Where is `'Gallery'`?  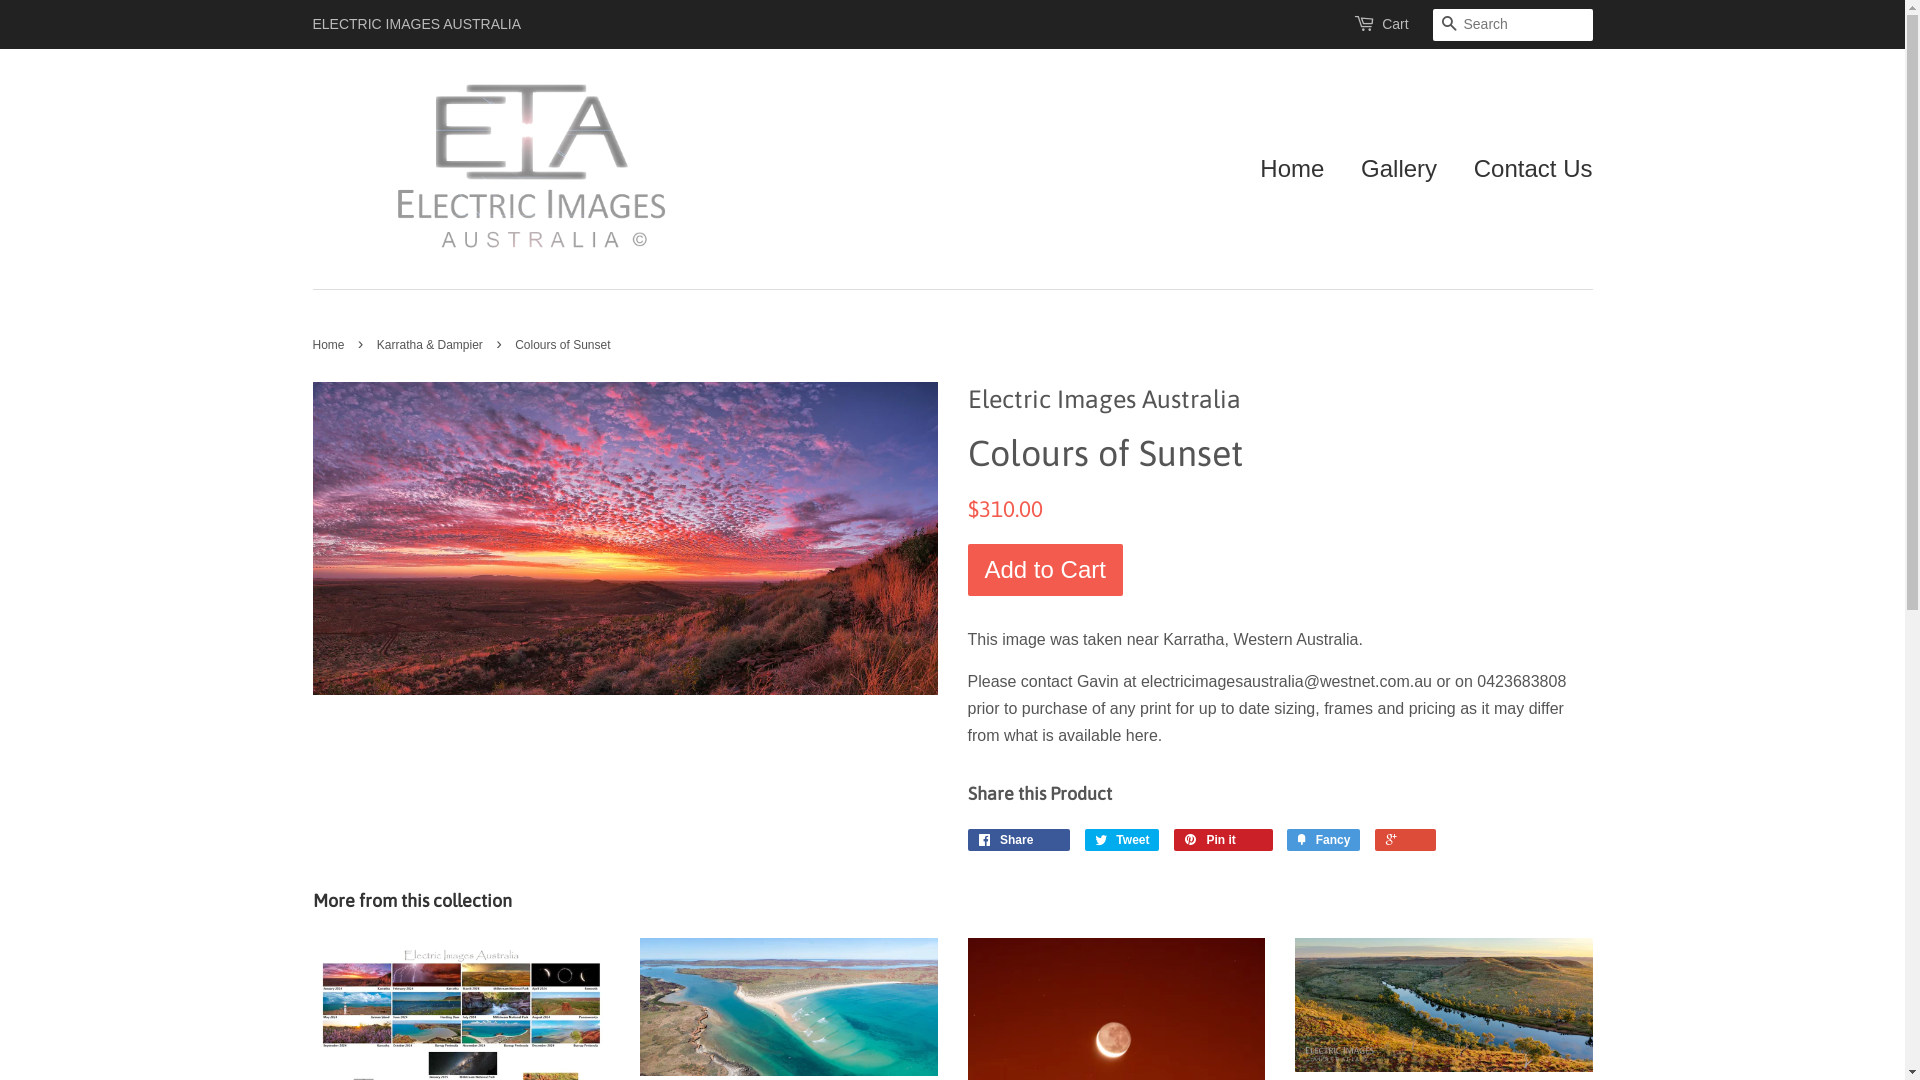 'Gallery' is located at coordinates (1397, 168).